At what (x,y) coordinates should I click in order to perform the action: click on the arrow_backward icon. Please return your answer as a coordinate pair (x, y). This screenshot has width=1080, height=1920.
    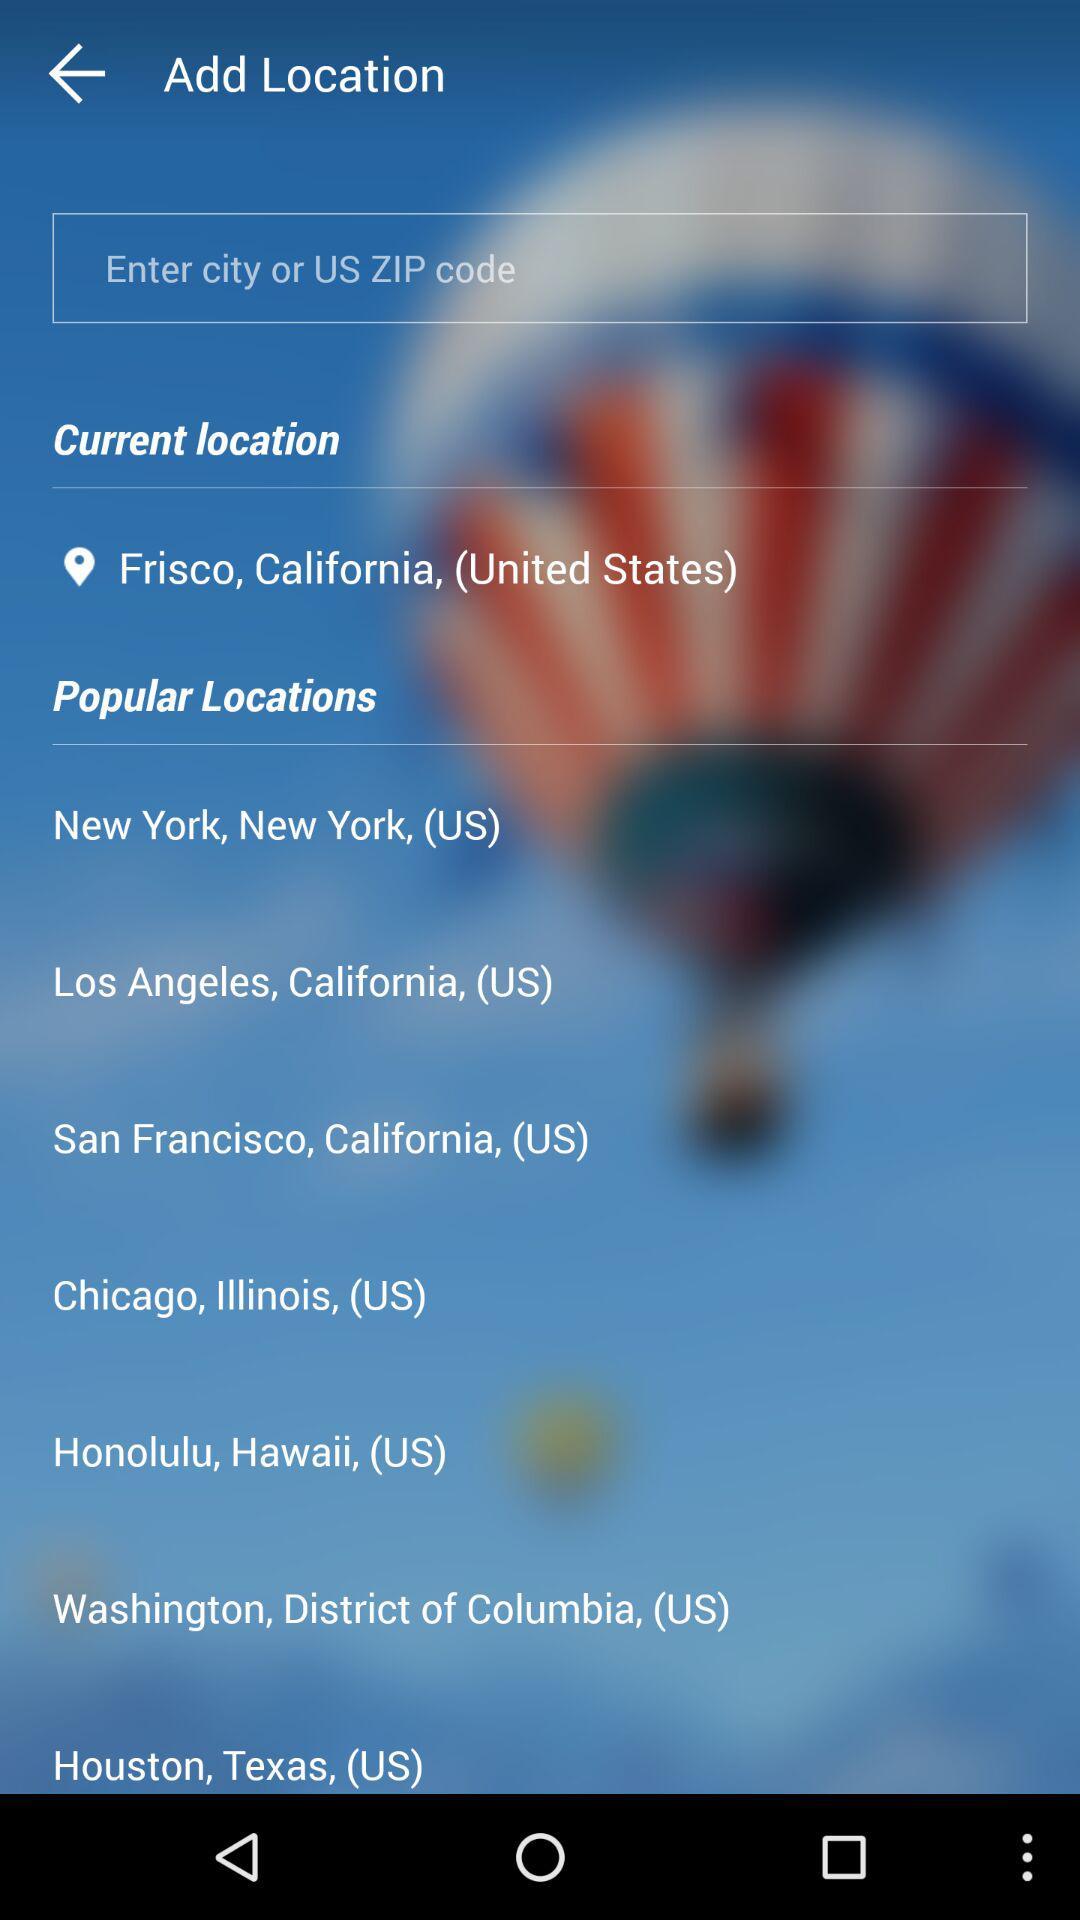
    Looking at the image, I should click on (115, 78).